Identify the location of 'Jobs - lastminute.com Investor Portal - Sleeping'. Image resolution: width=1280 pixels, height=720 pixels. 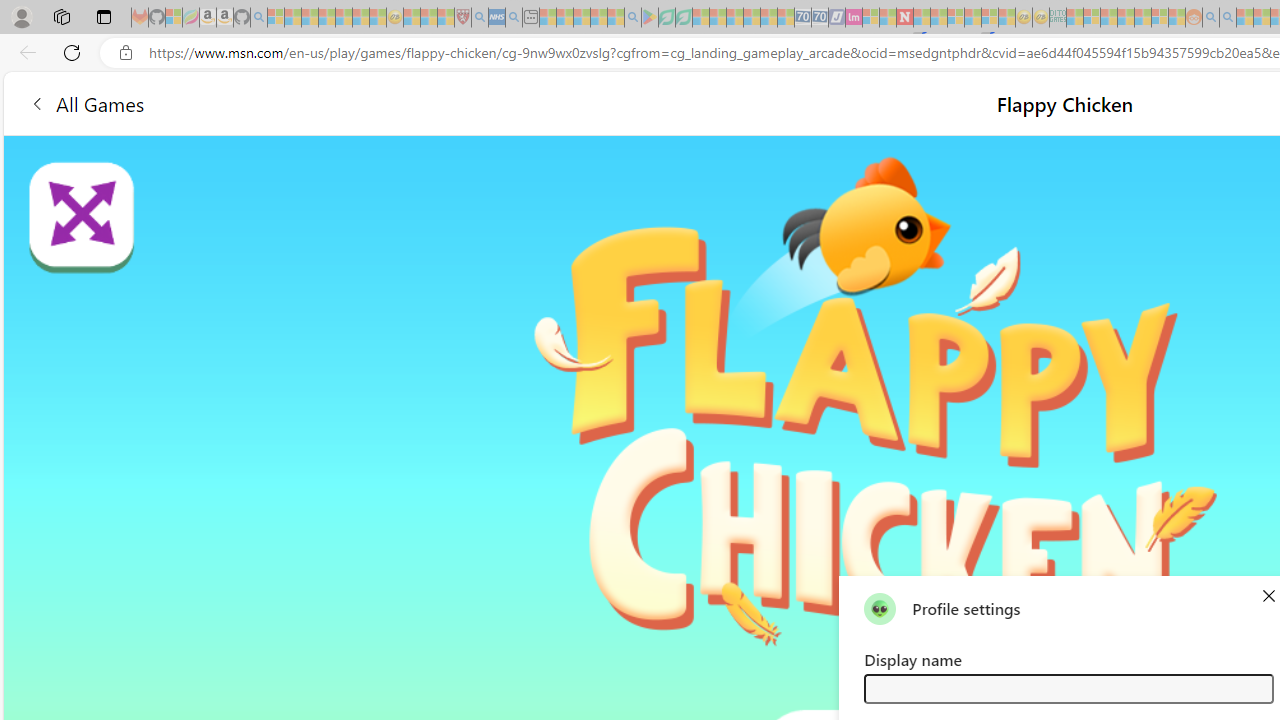
(853, 17).